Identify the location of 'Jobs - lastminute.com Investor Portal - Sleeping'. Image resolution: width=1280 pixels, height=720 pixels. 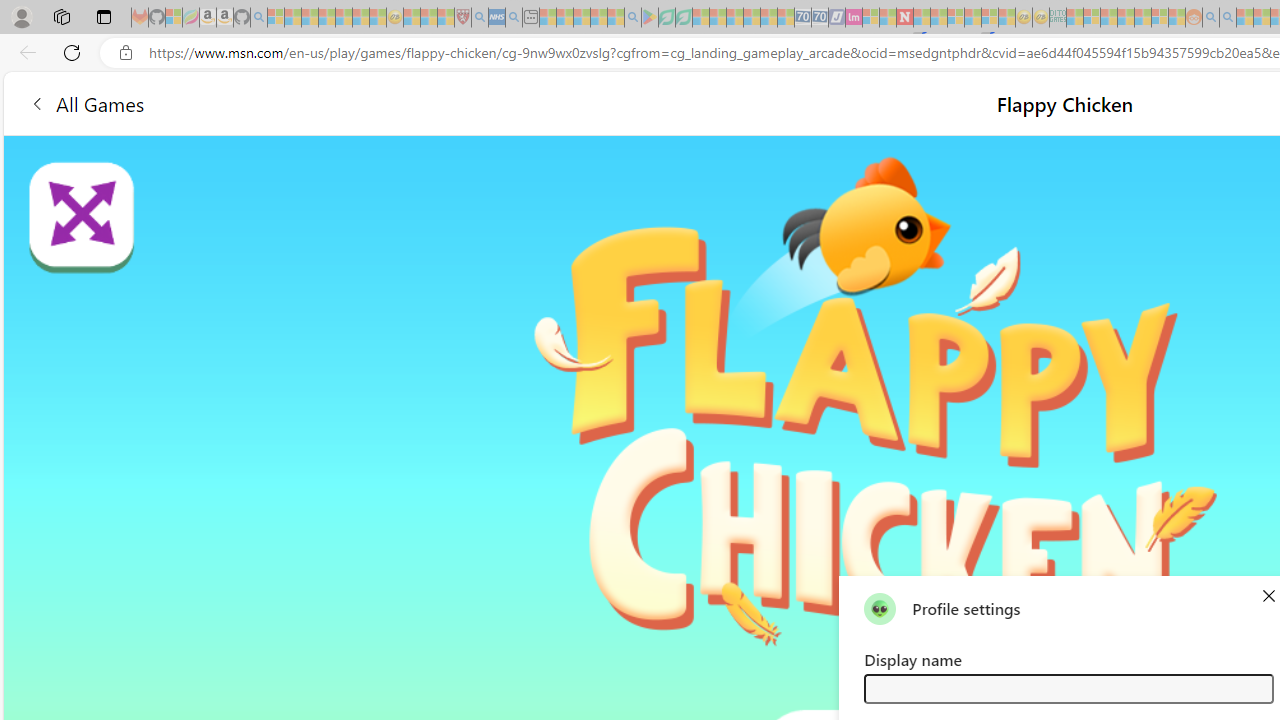
(853, 17).